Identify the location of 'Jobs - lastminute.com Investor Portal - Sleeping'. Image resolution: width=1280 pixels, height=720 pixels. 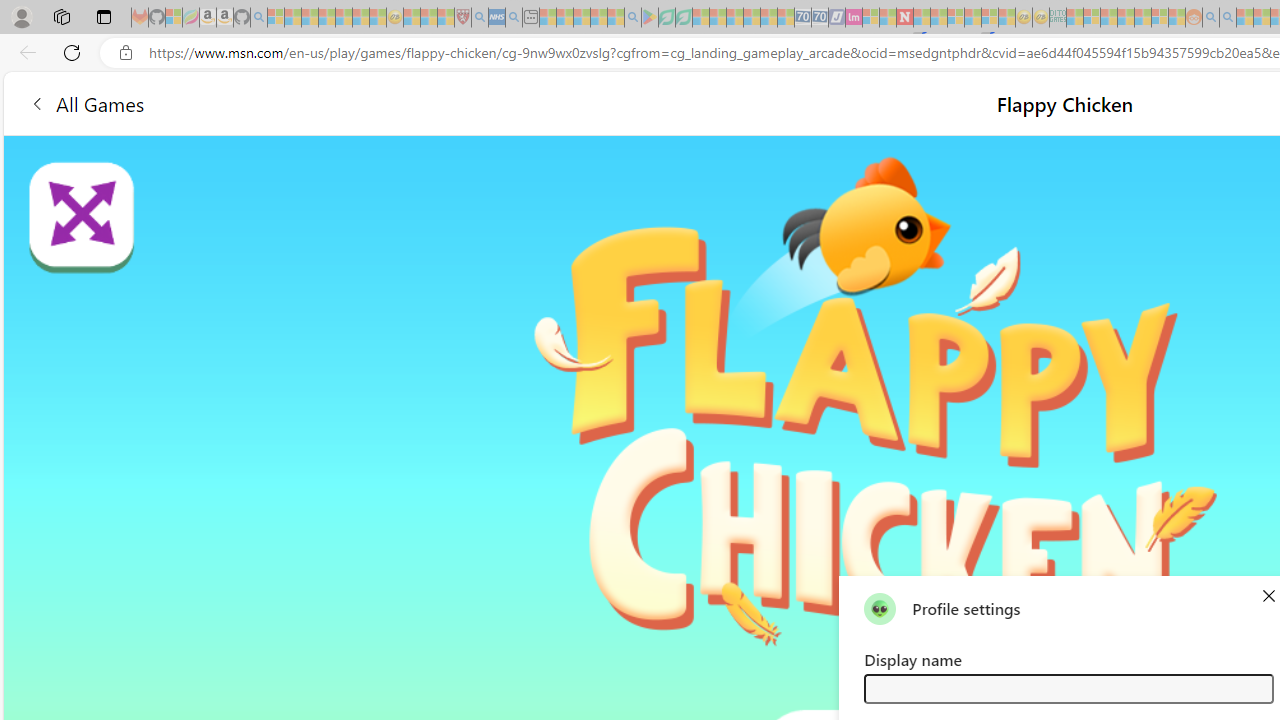
(853, 17).